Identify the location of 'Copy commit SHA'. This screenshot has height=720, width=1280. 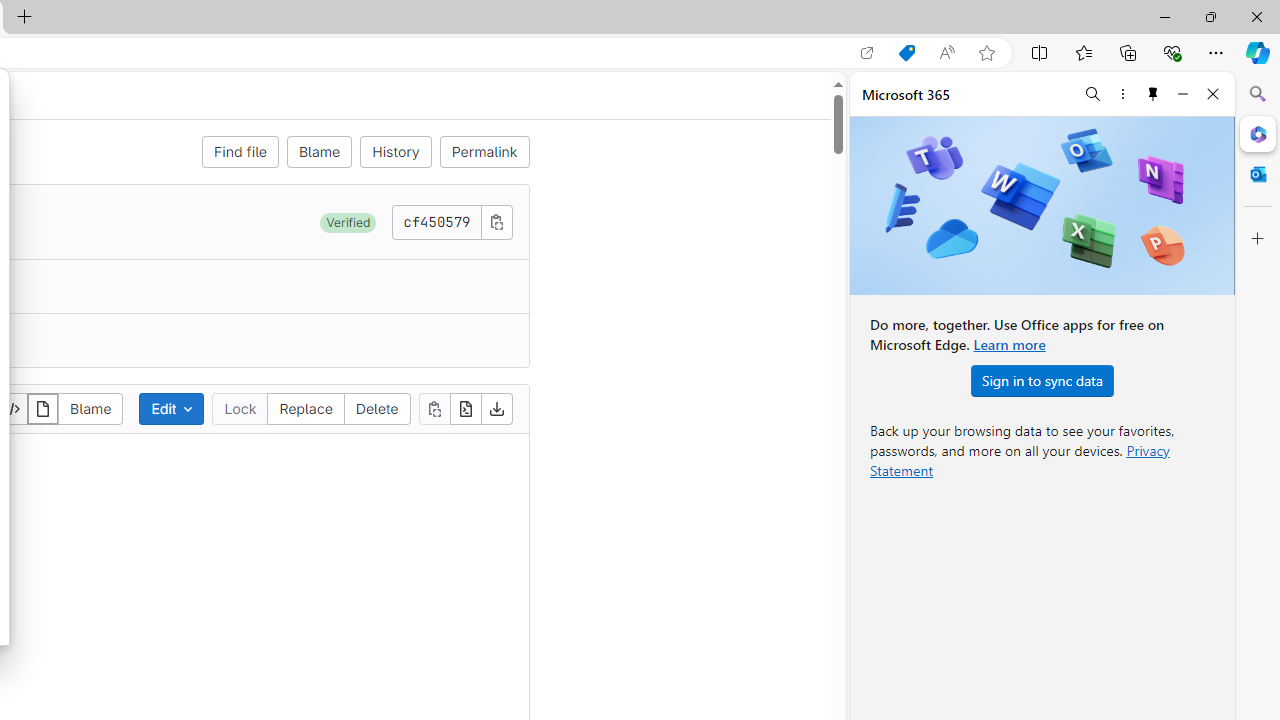
(496, 221).